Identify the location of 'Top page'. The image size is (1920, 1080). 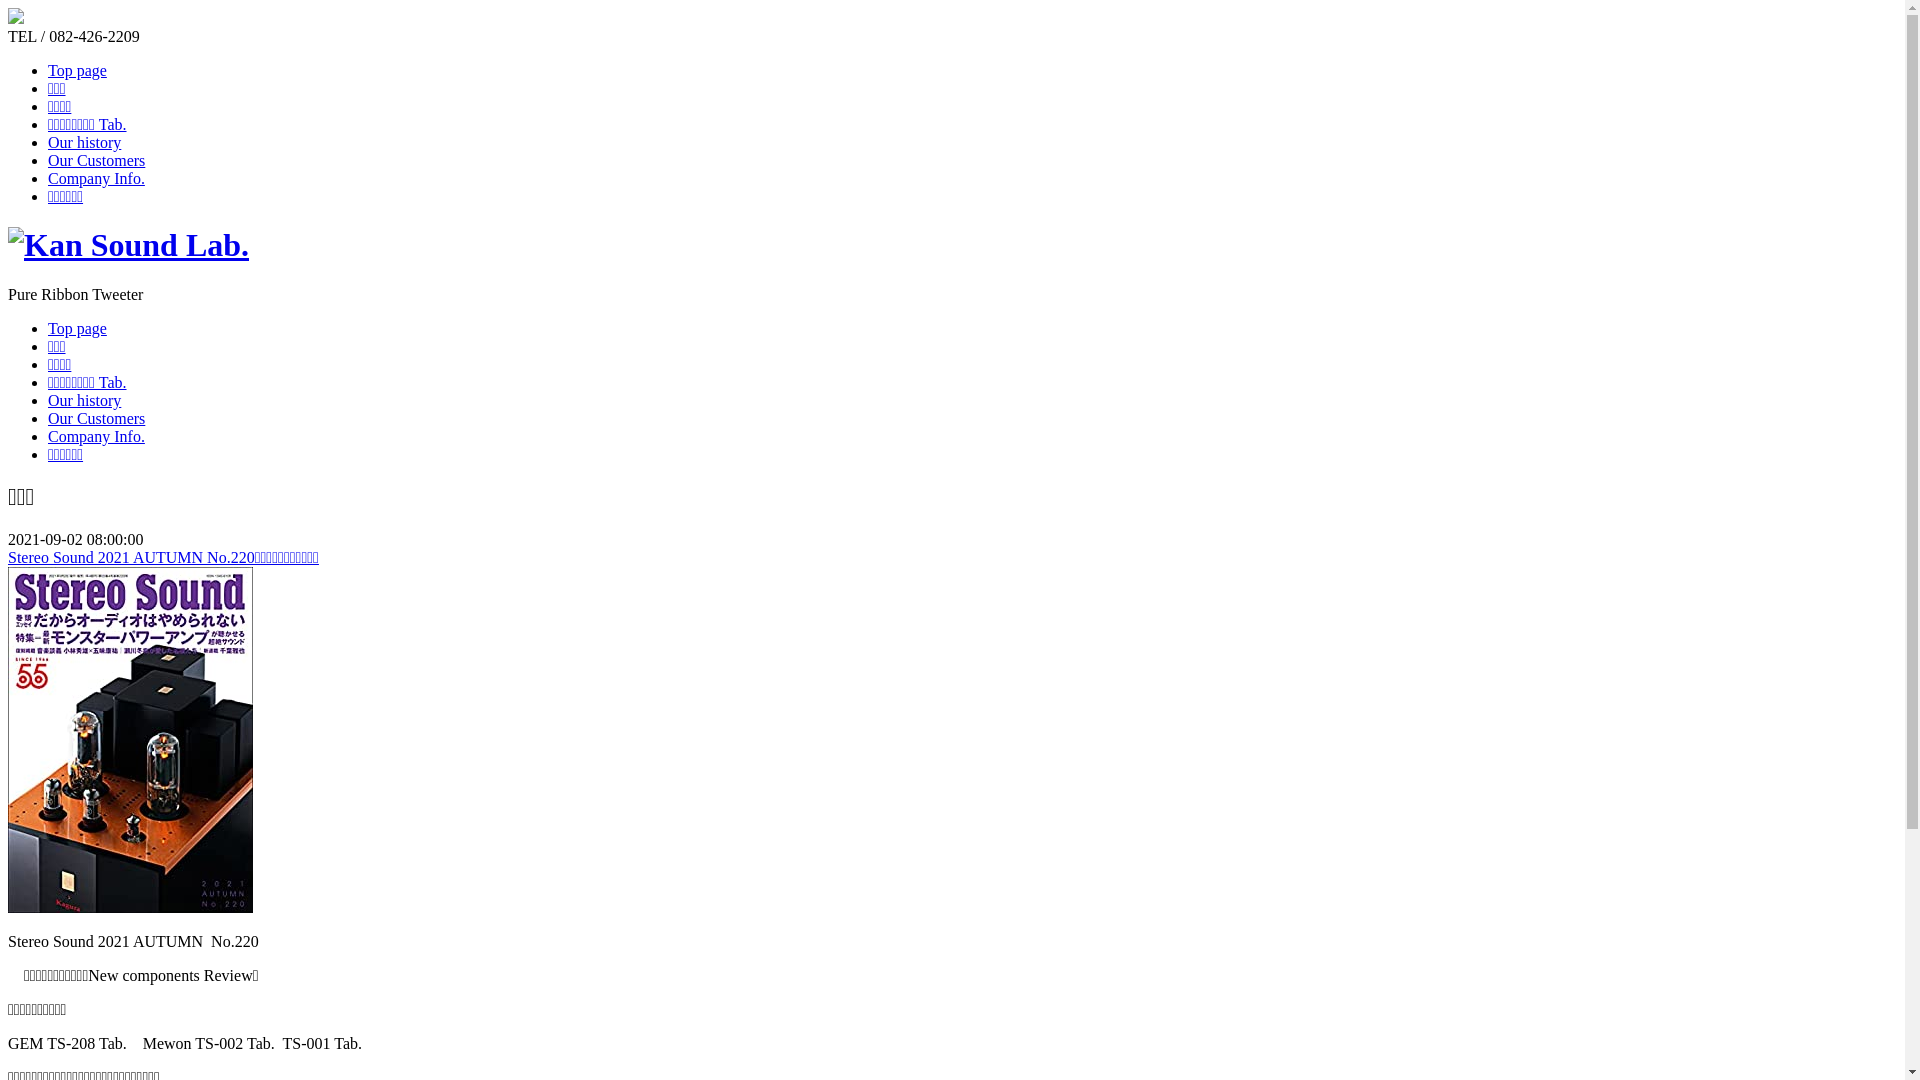
(77, 327).